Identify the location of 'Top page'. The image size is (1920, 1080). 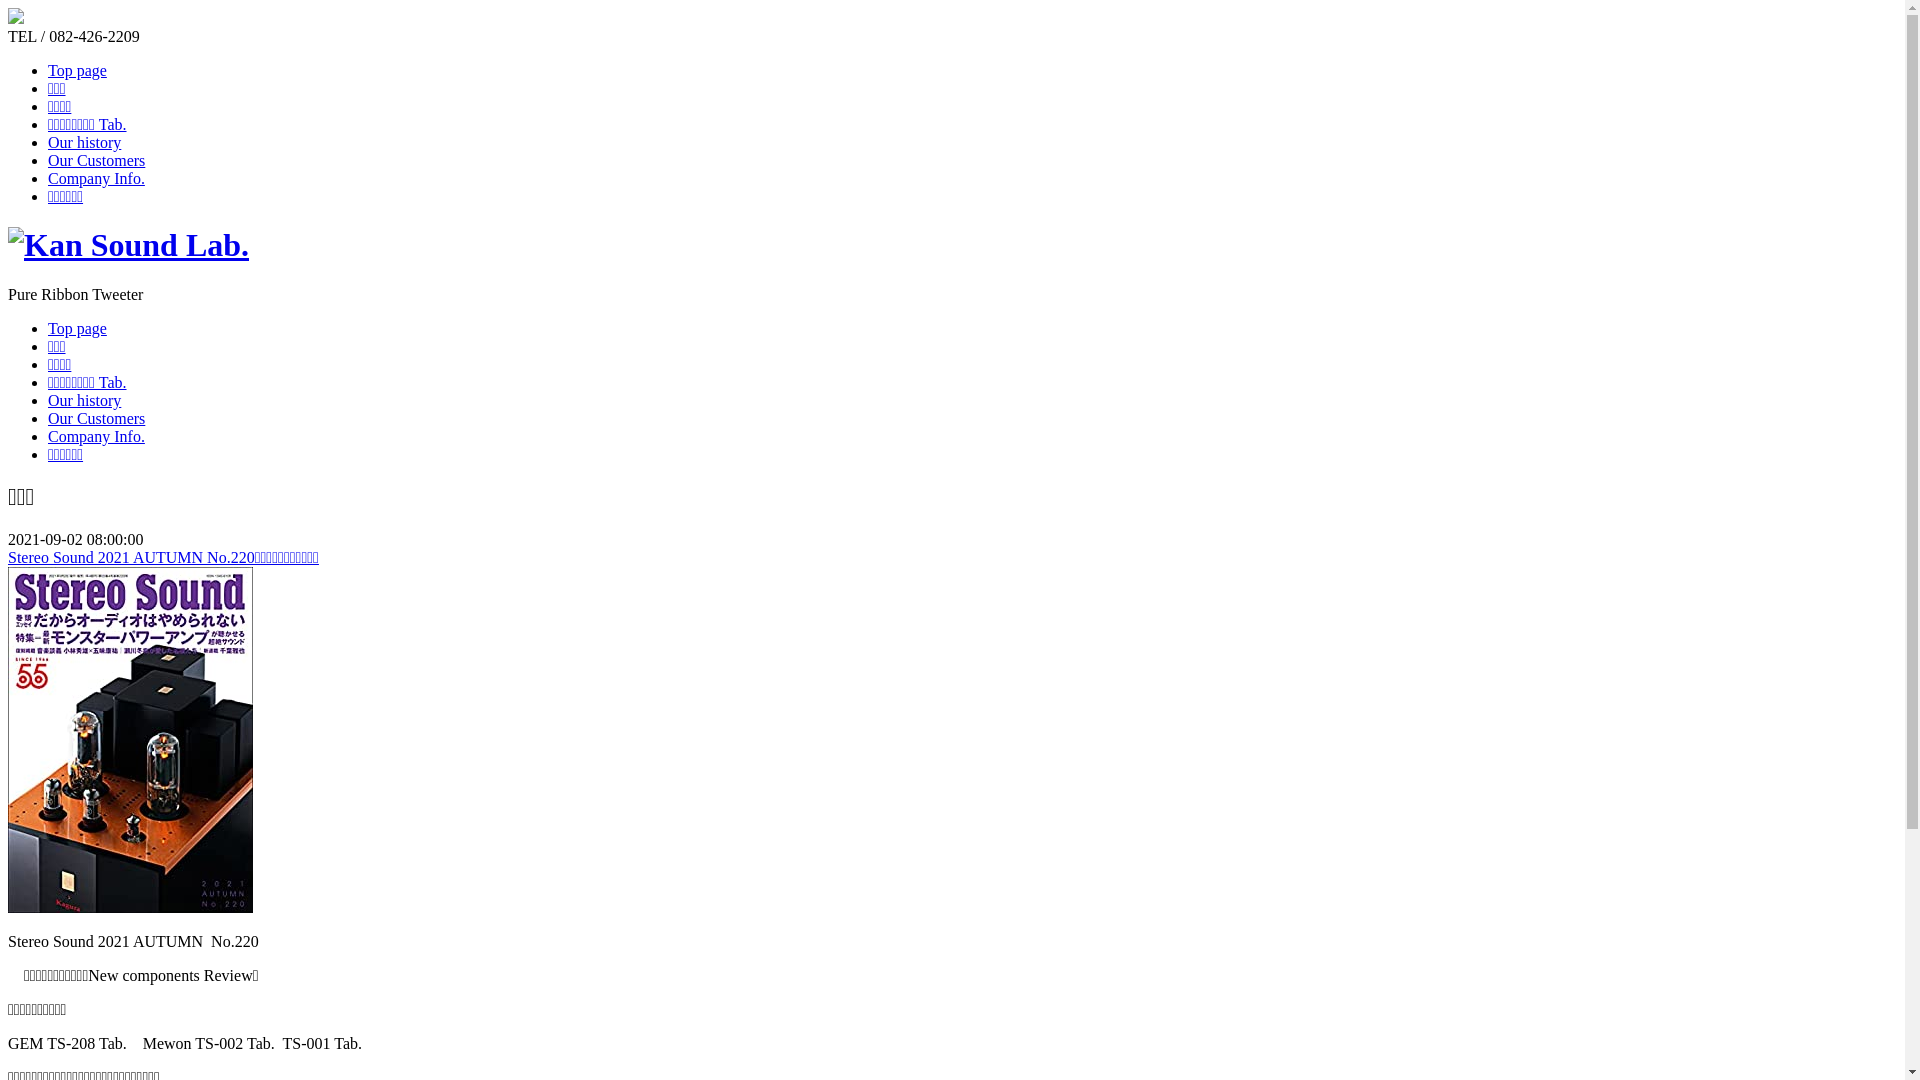
(77, 327).